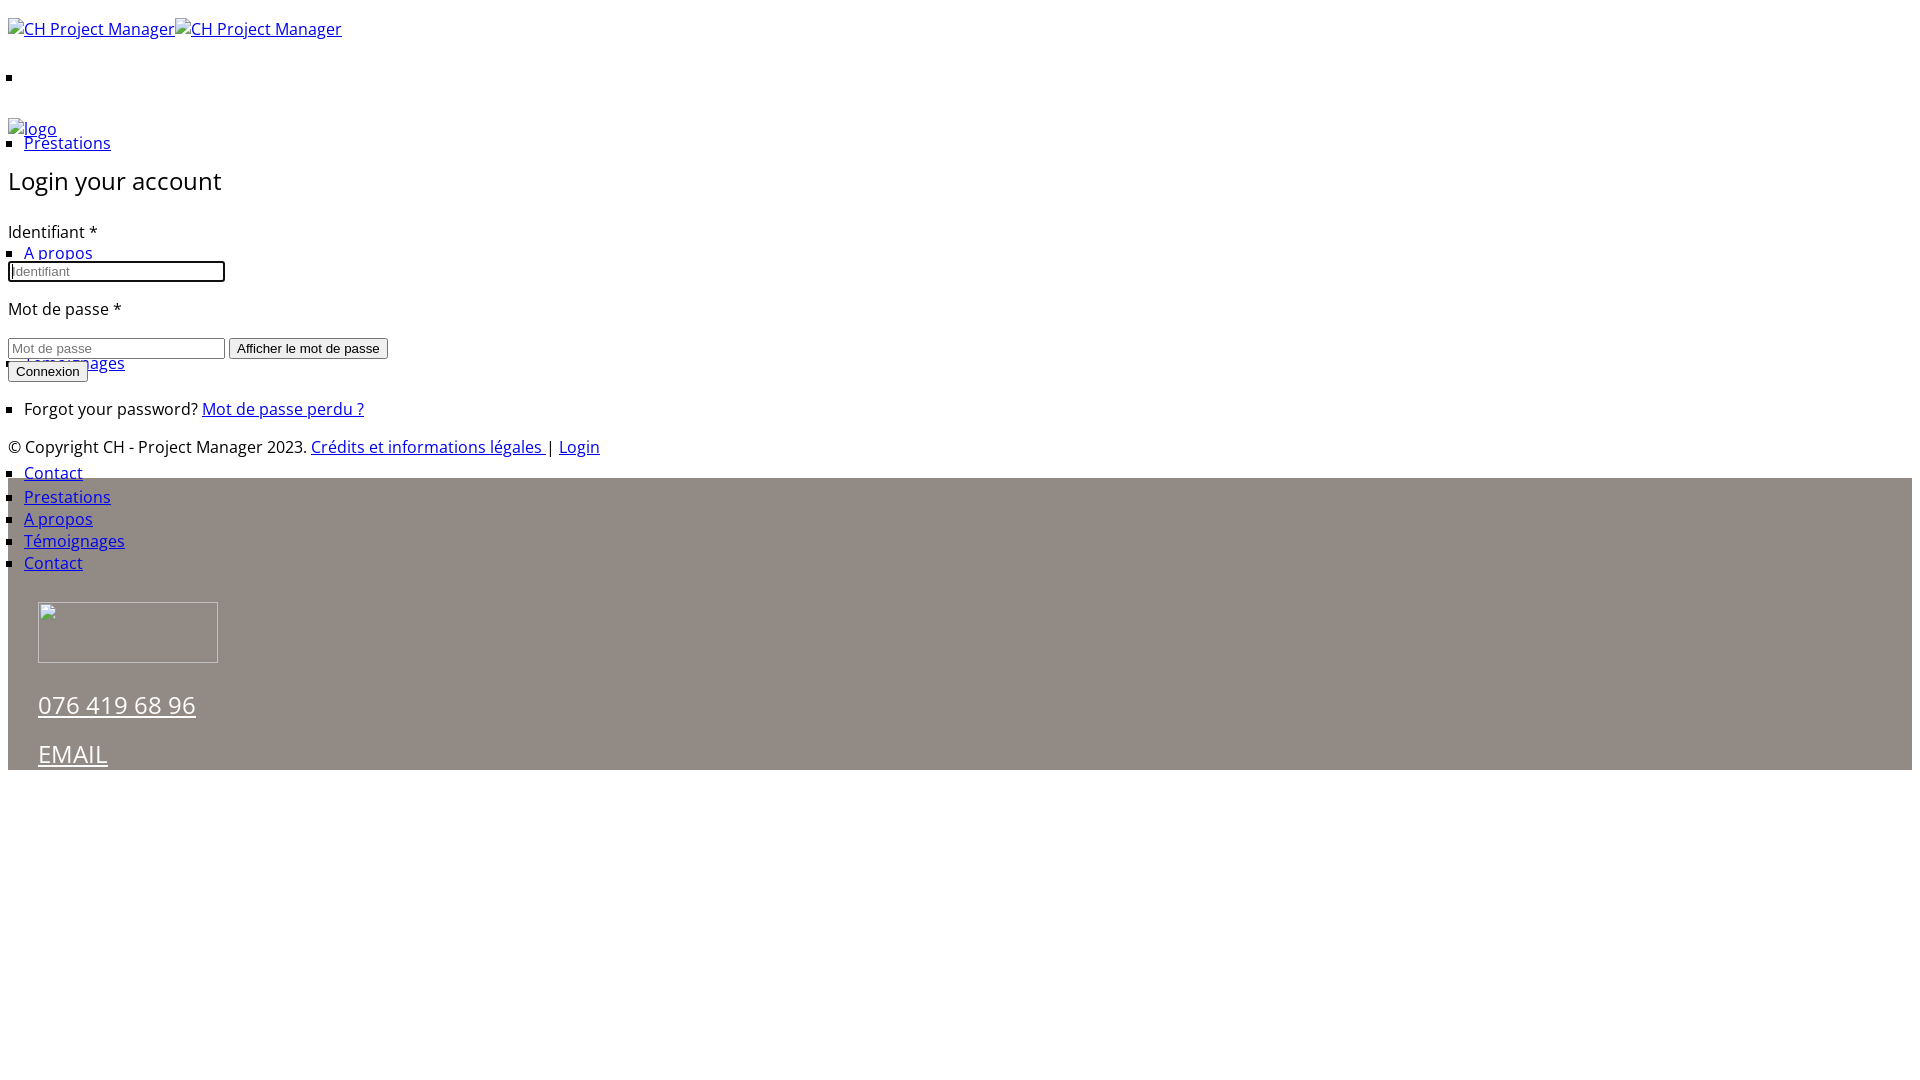  Describe the element at coordinates (115, 703) in the screenshot. I see `'076 419 68 96'` at that location.